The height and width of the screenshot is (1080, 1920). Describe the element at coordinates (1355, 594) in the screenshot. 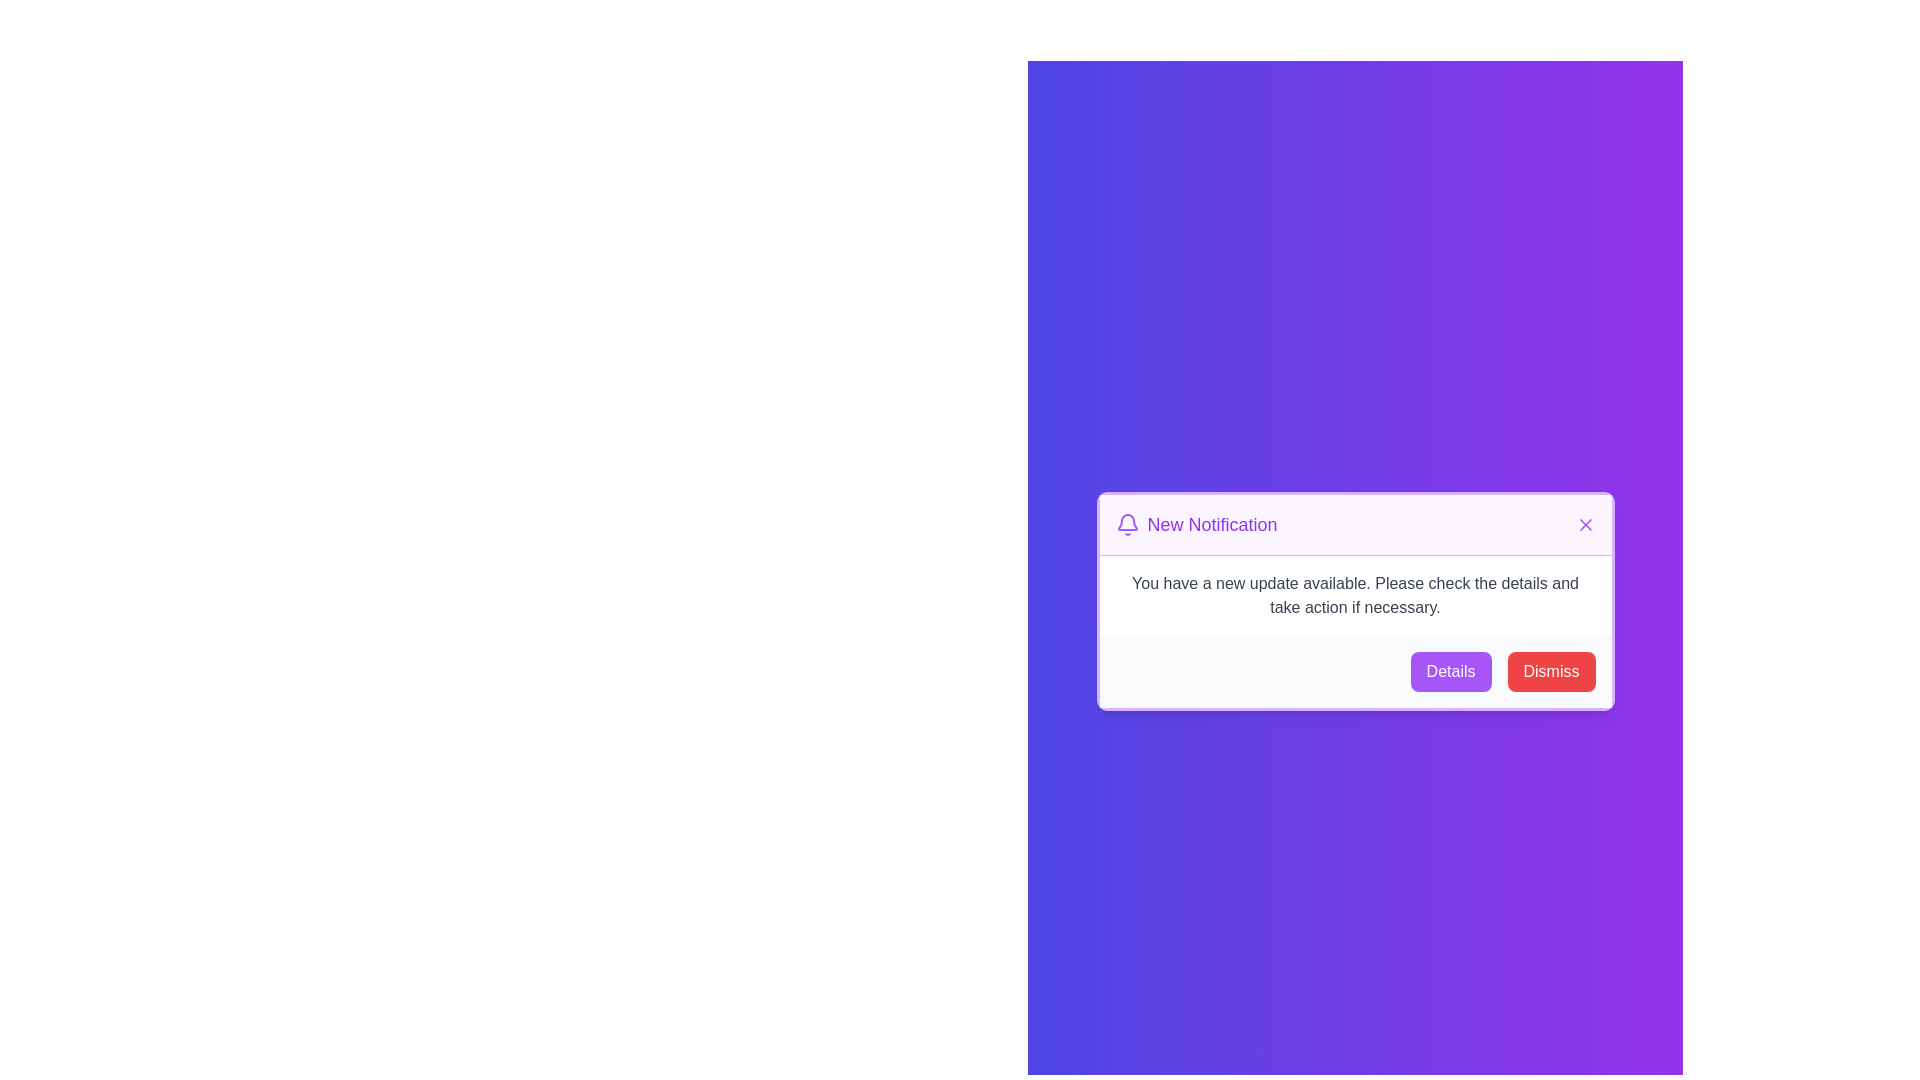

I see `text in the main body message of the notification popup located beneath the title 'New Notification'` at that location.